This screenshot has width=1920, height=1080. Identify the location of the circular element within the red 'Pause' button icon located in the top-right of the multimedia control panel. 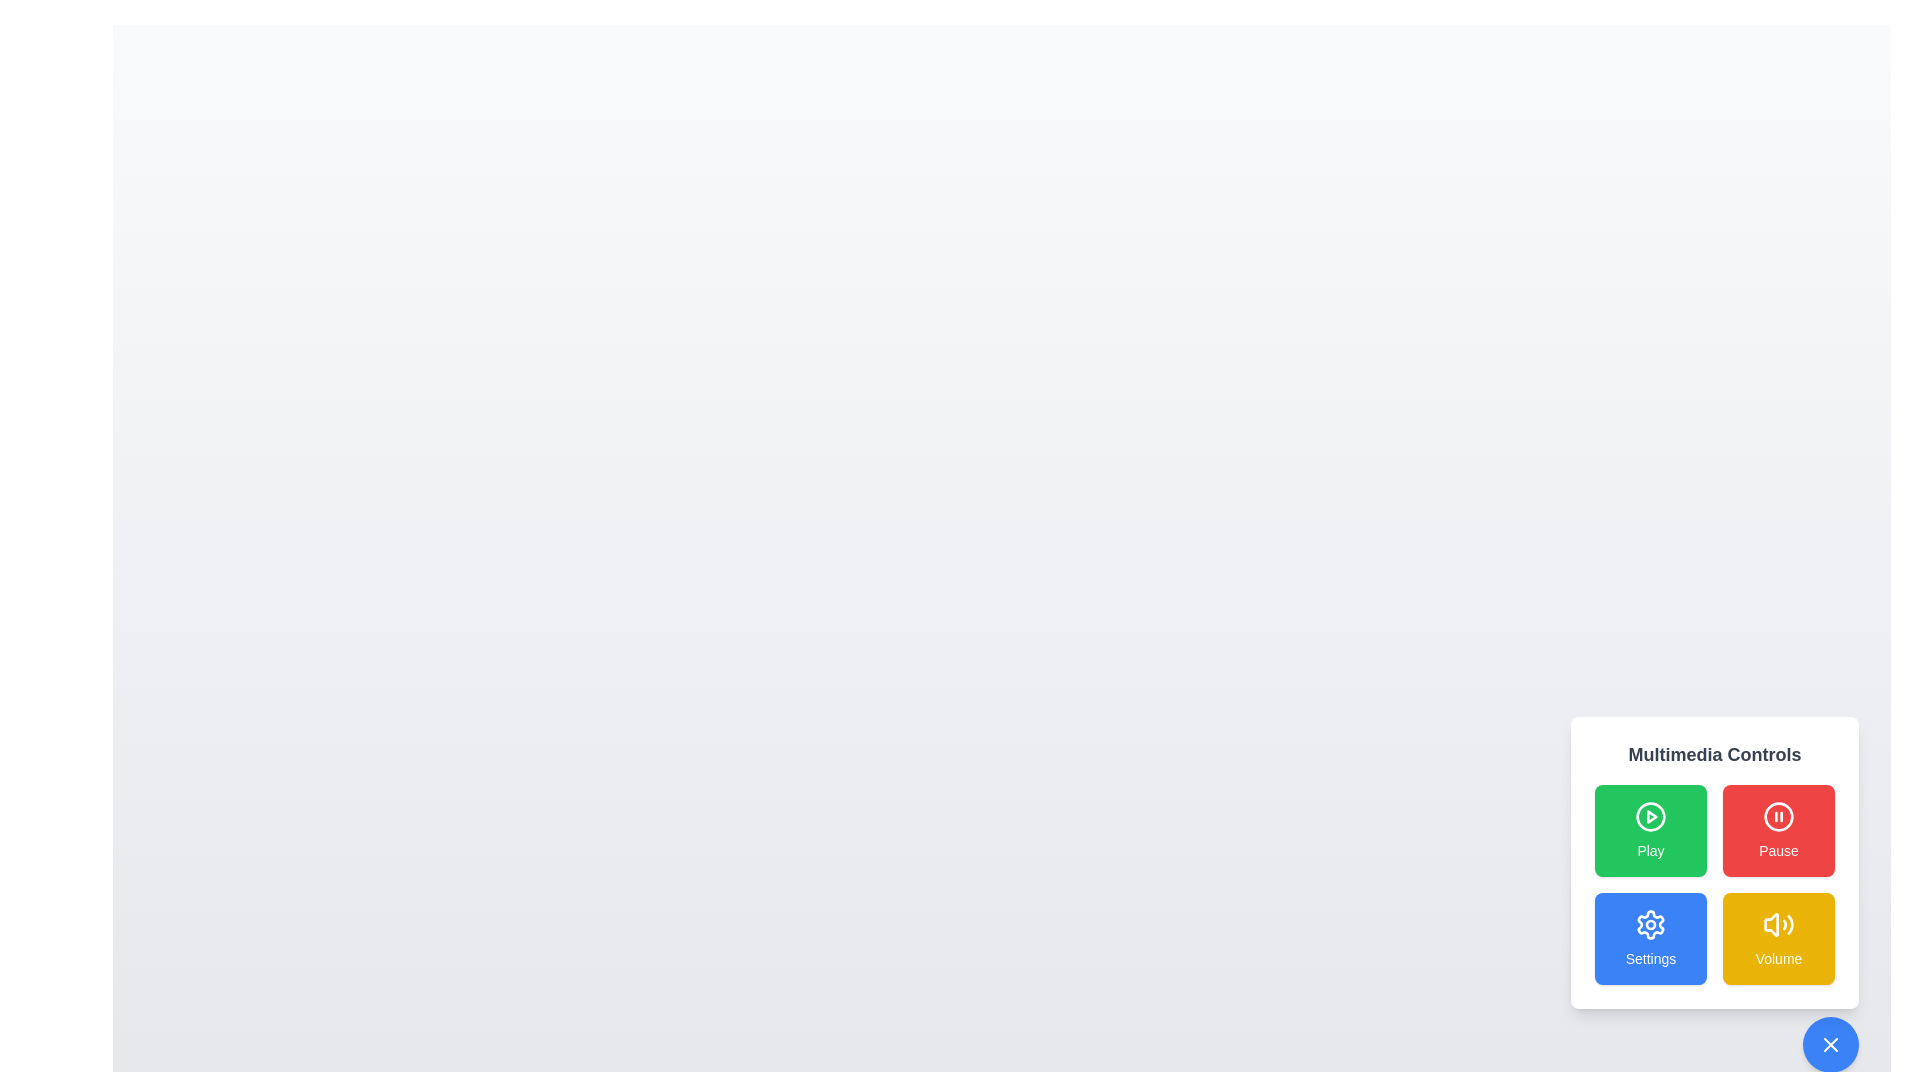
(1779, 817).